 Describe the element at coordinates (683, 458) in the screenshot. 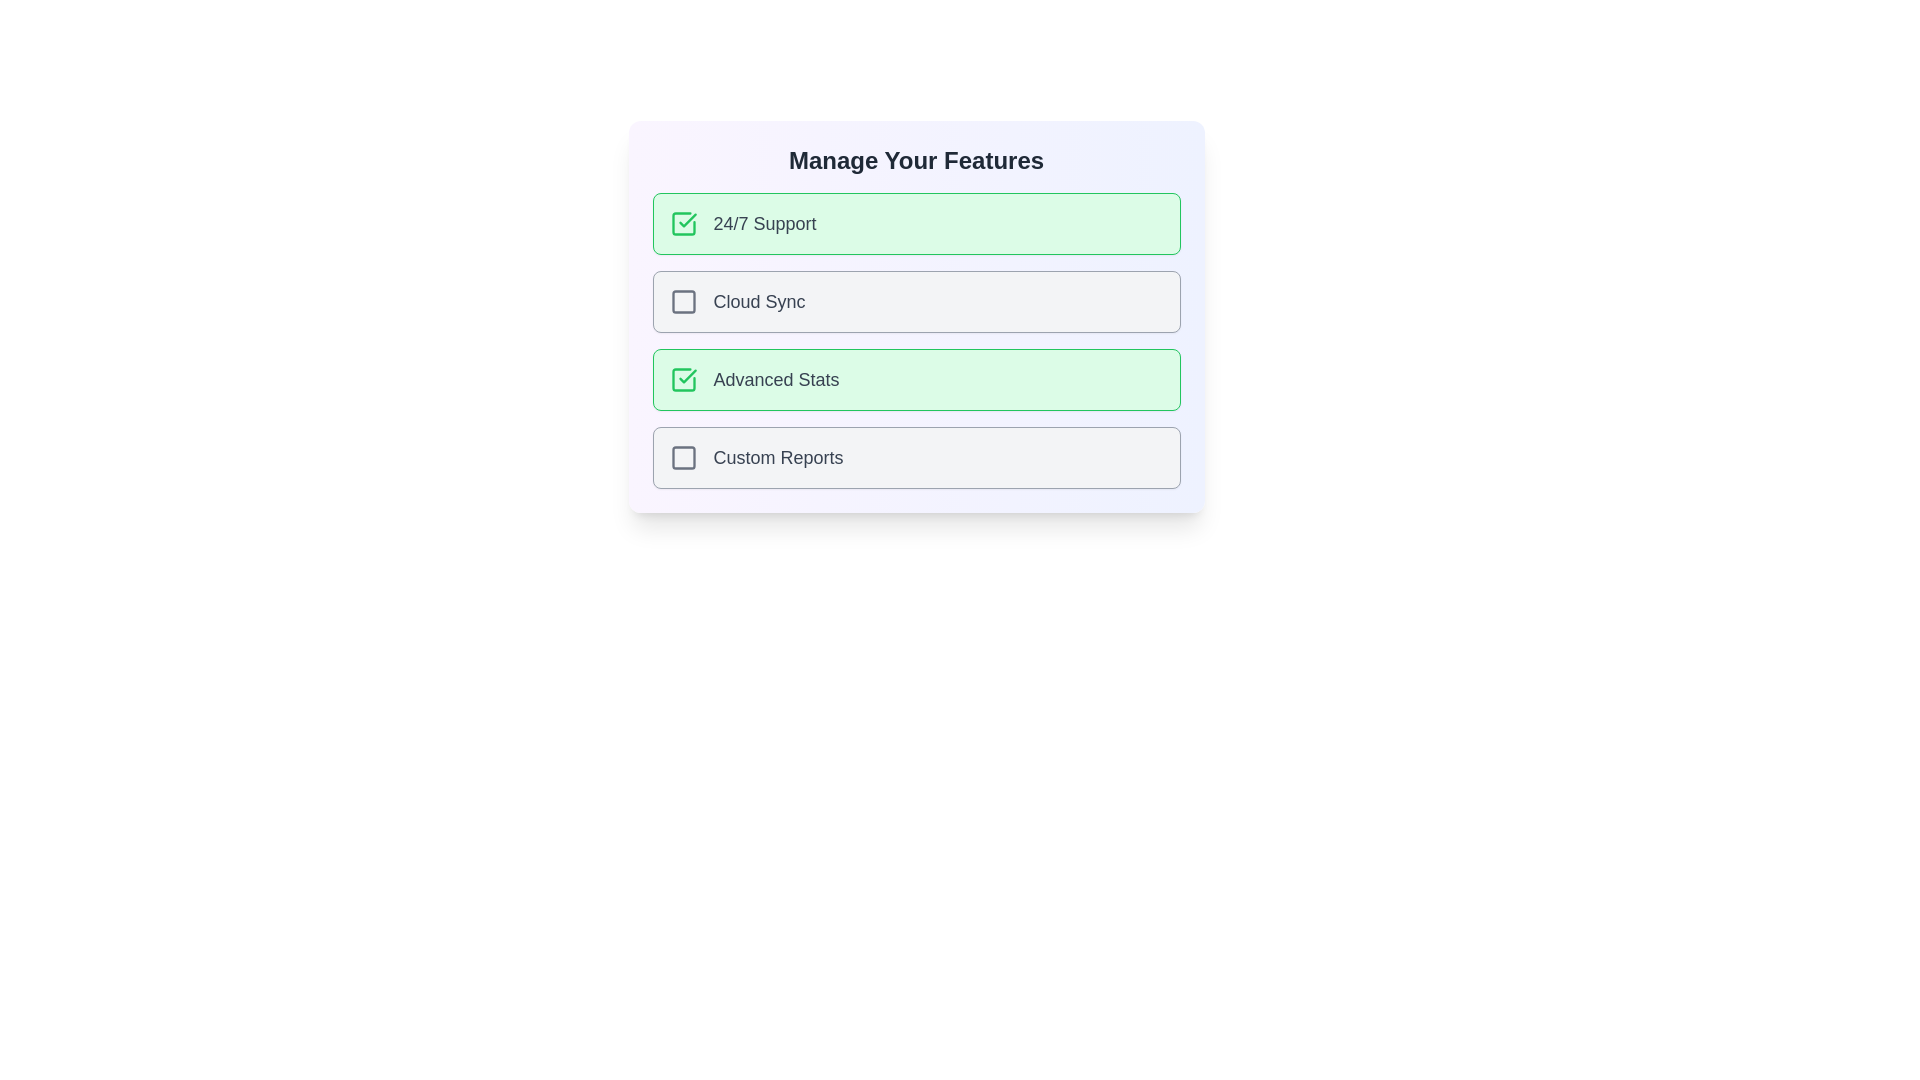

I see `the square SVG icon that serves as a status indicator for the 'Custom Reports' feature, located in the fourth row under 'Manage Your Features'` at that location.